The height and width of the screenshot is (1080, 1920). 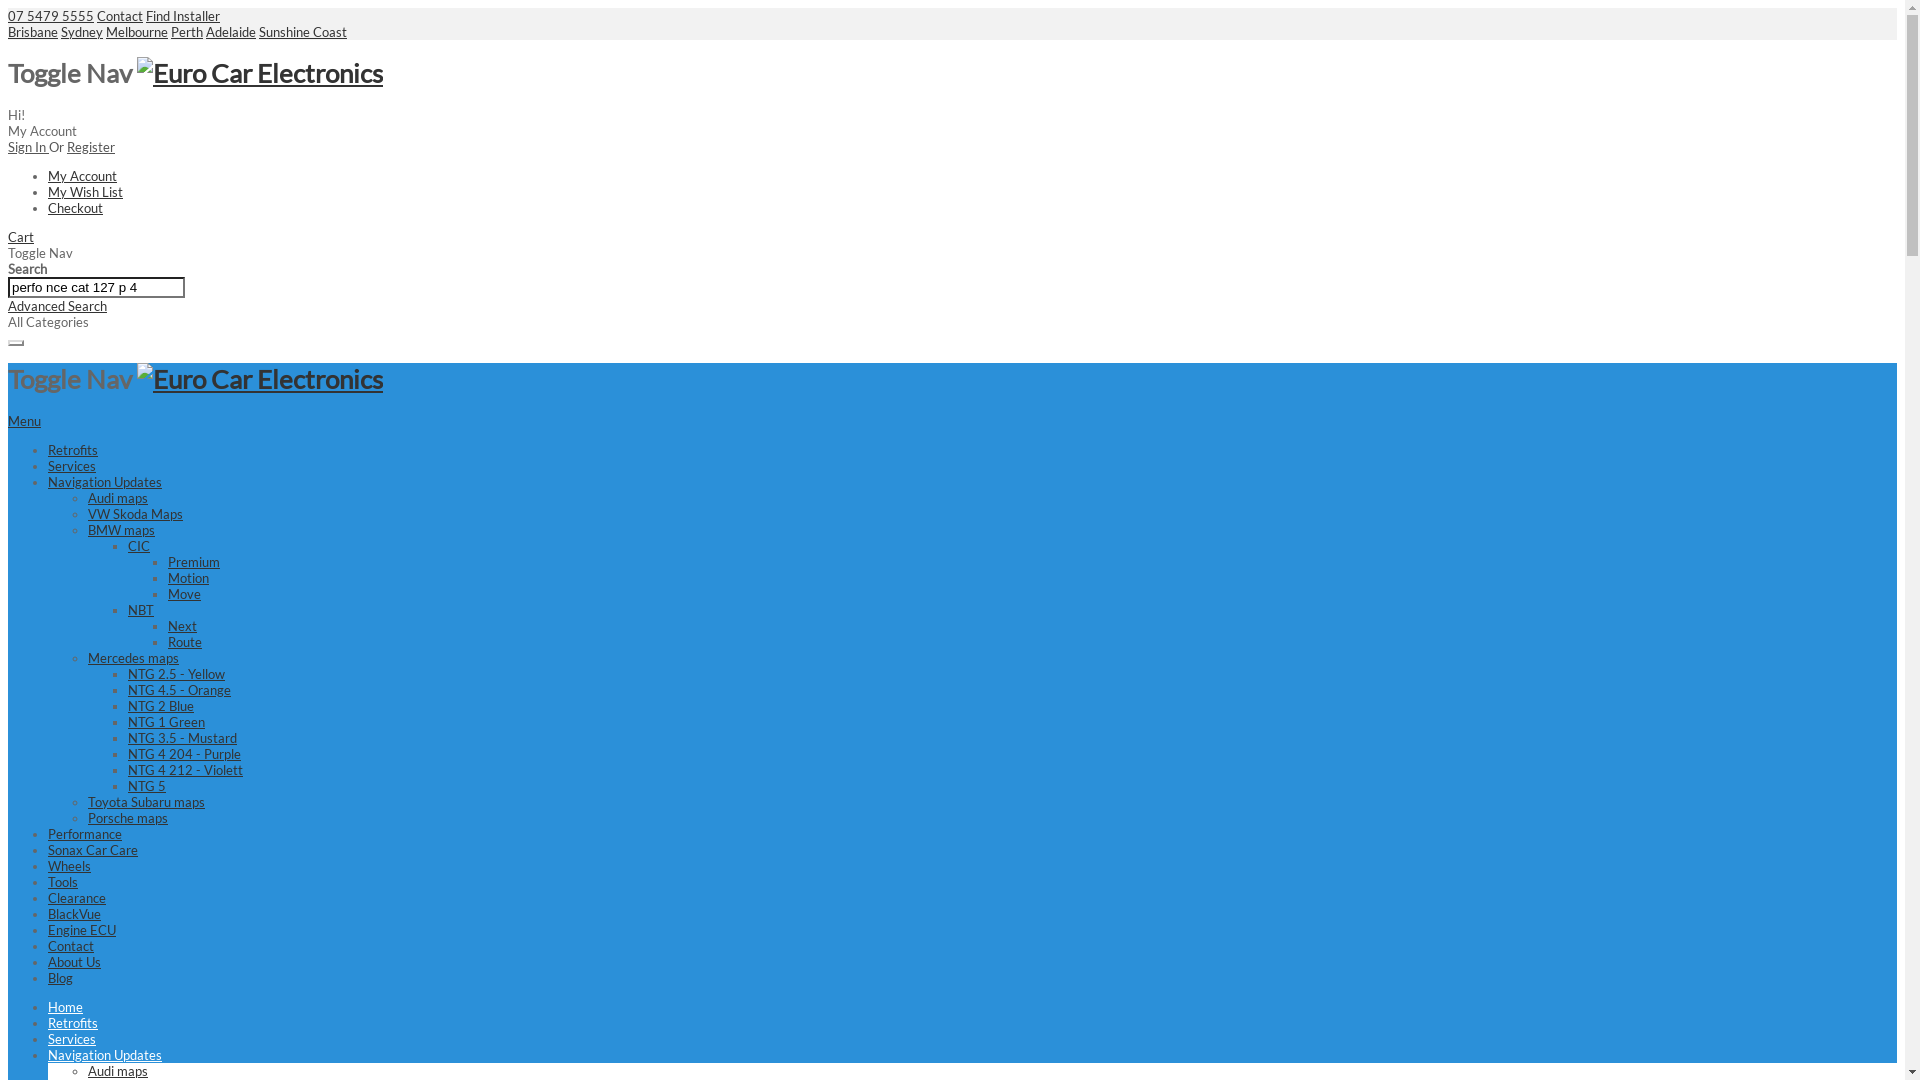 What do you see at coordinates (84, 192) in the screenshot?
I see `'My Wish List'` at bounding box center [84, 192].